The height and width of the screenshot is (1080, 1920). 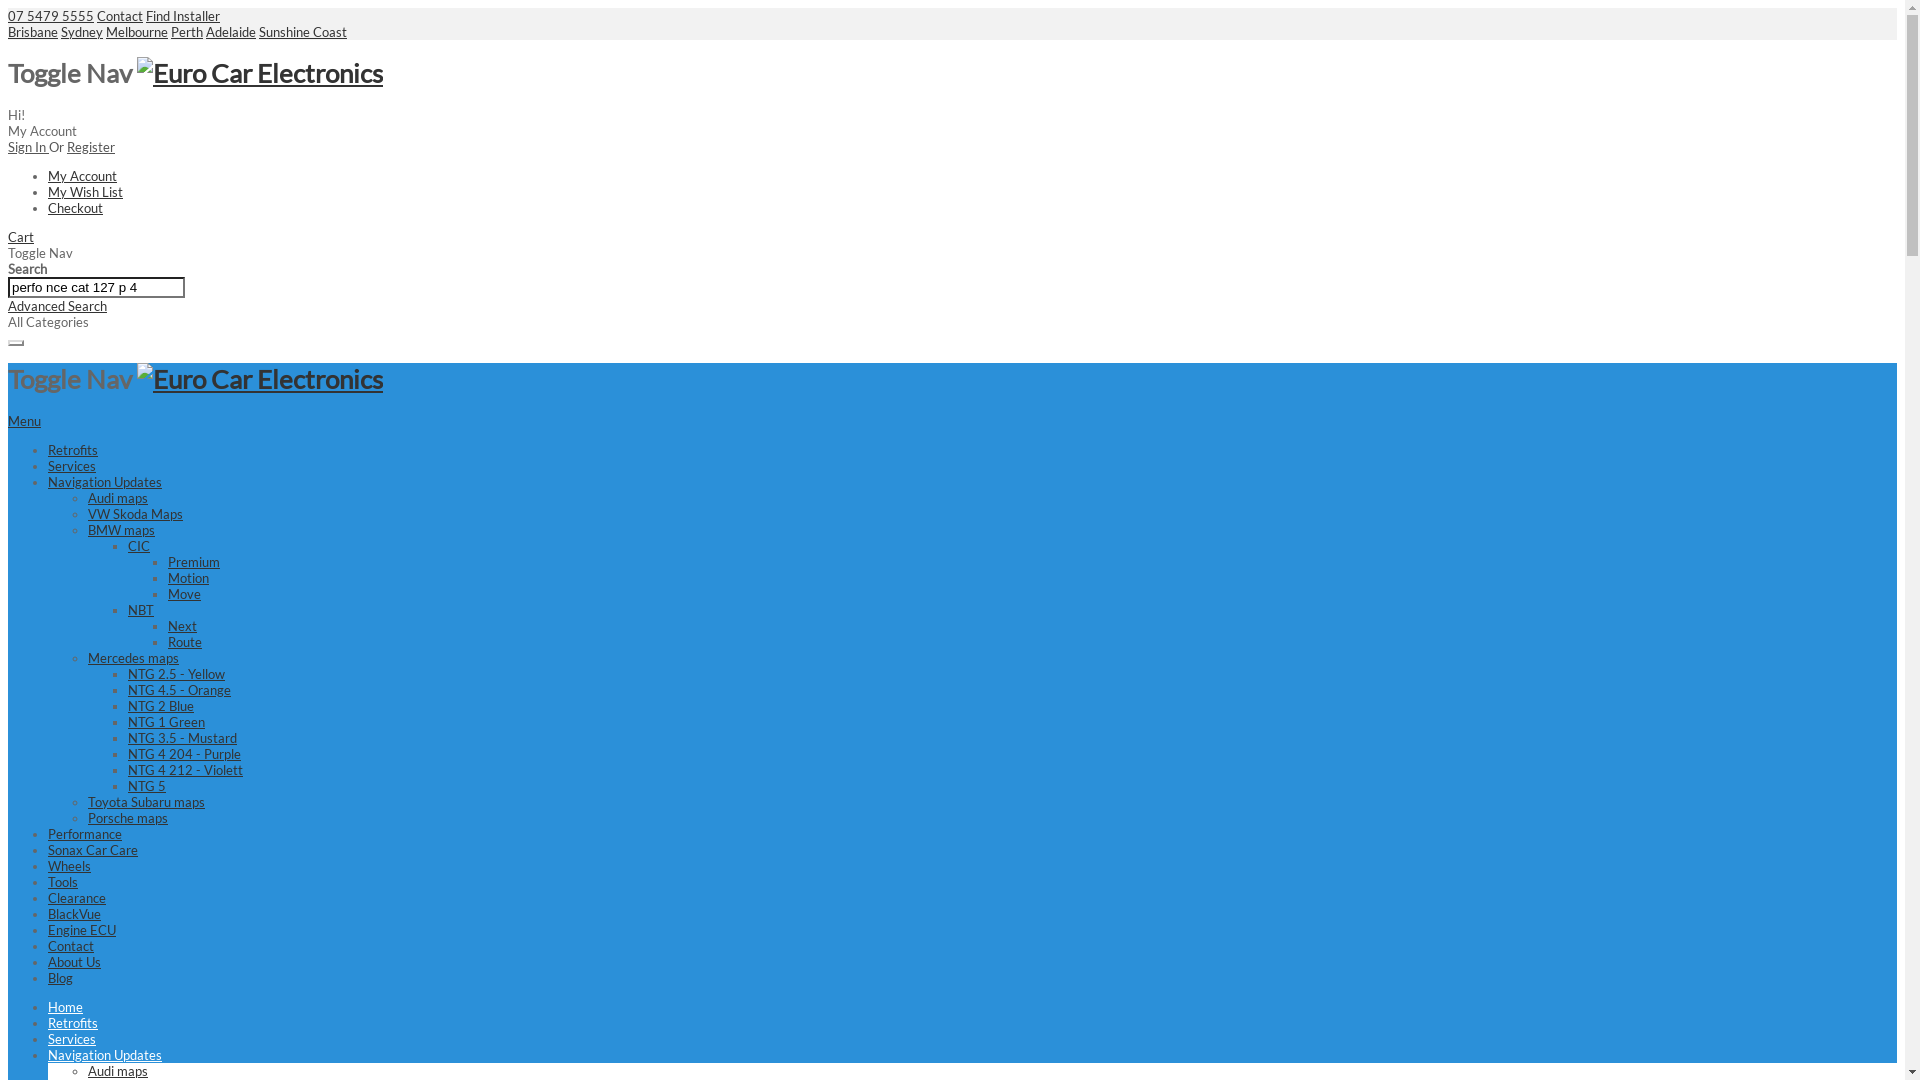 What do you see at coordinates (84, 192) in the screenshot?
I see `'My Wish List'` at bounding box center [84, 192].